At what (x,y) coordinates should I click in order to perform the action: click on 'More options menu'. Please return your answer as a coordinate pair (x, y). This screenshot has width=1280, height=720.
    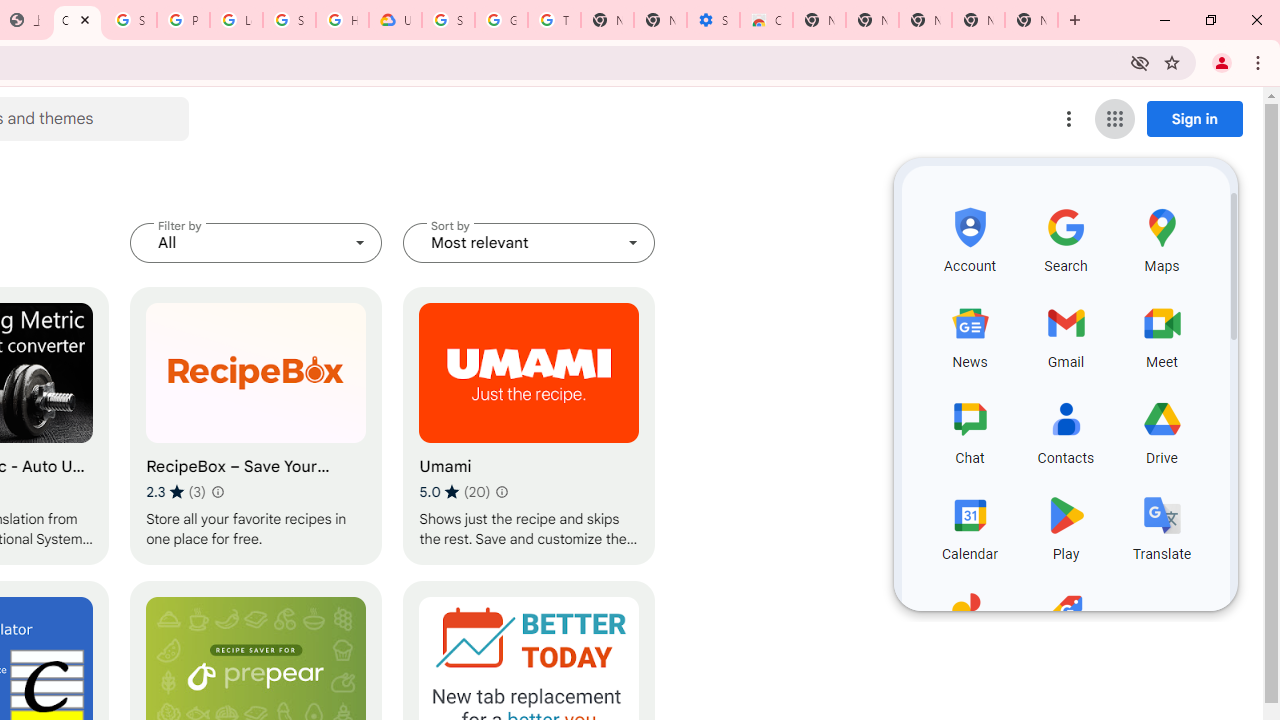
    Looking at the image, I should click on (1068, 119).